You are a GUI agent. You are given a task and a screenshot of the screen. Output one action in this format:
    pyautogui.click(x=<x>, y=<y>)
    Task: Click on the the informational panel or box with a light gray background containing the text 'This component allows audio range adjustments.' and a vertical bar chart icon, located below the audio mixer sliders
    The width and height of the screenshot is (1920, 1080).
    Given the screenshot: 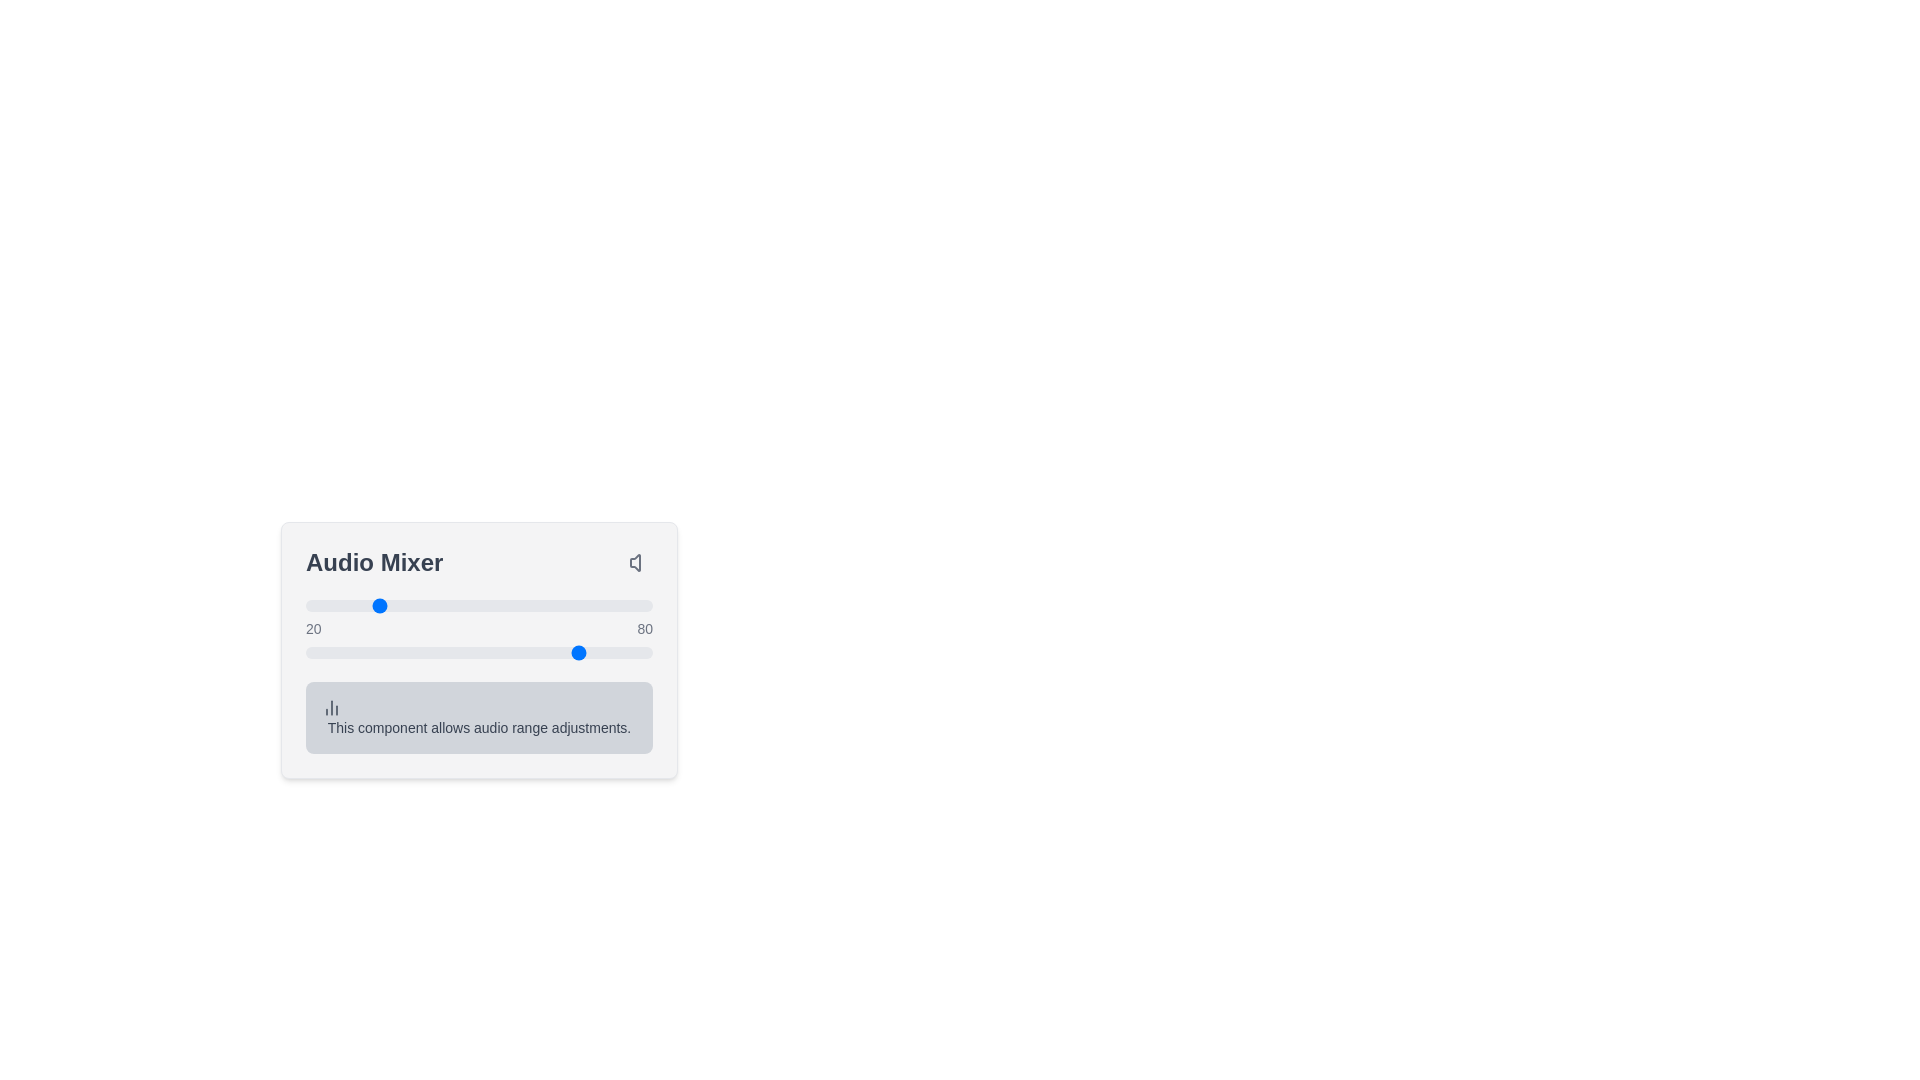 What is the action you would take?
    pyautogui.click(x=478, y=716)
    